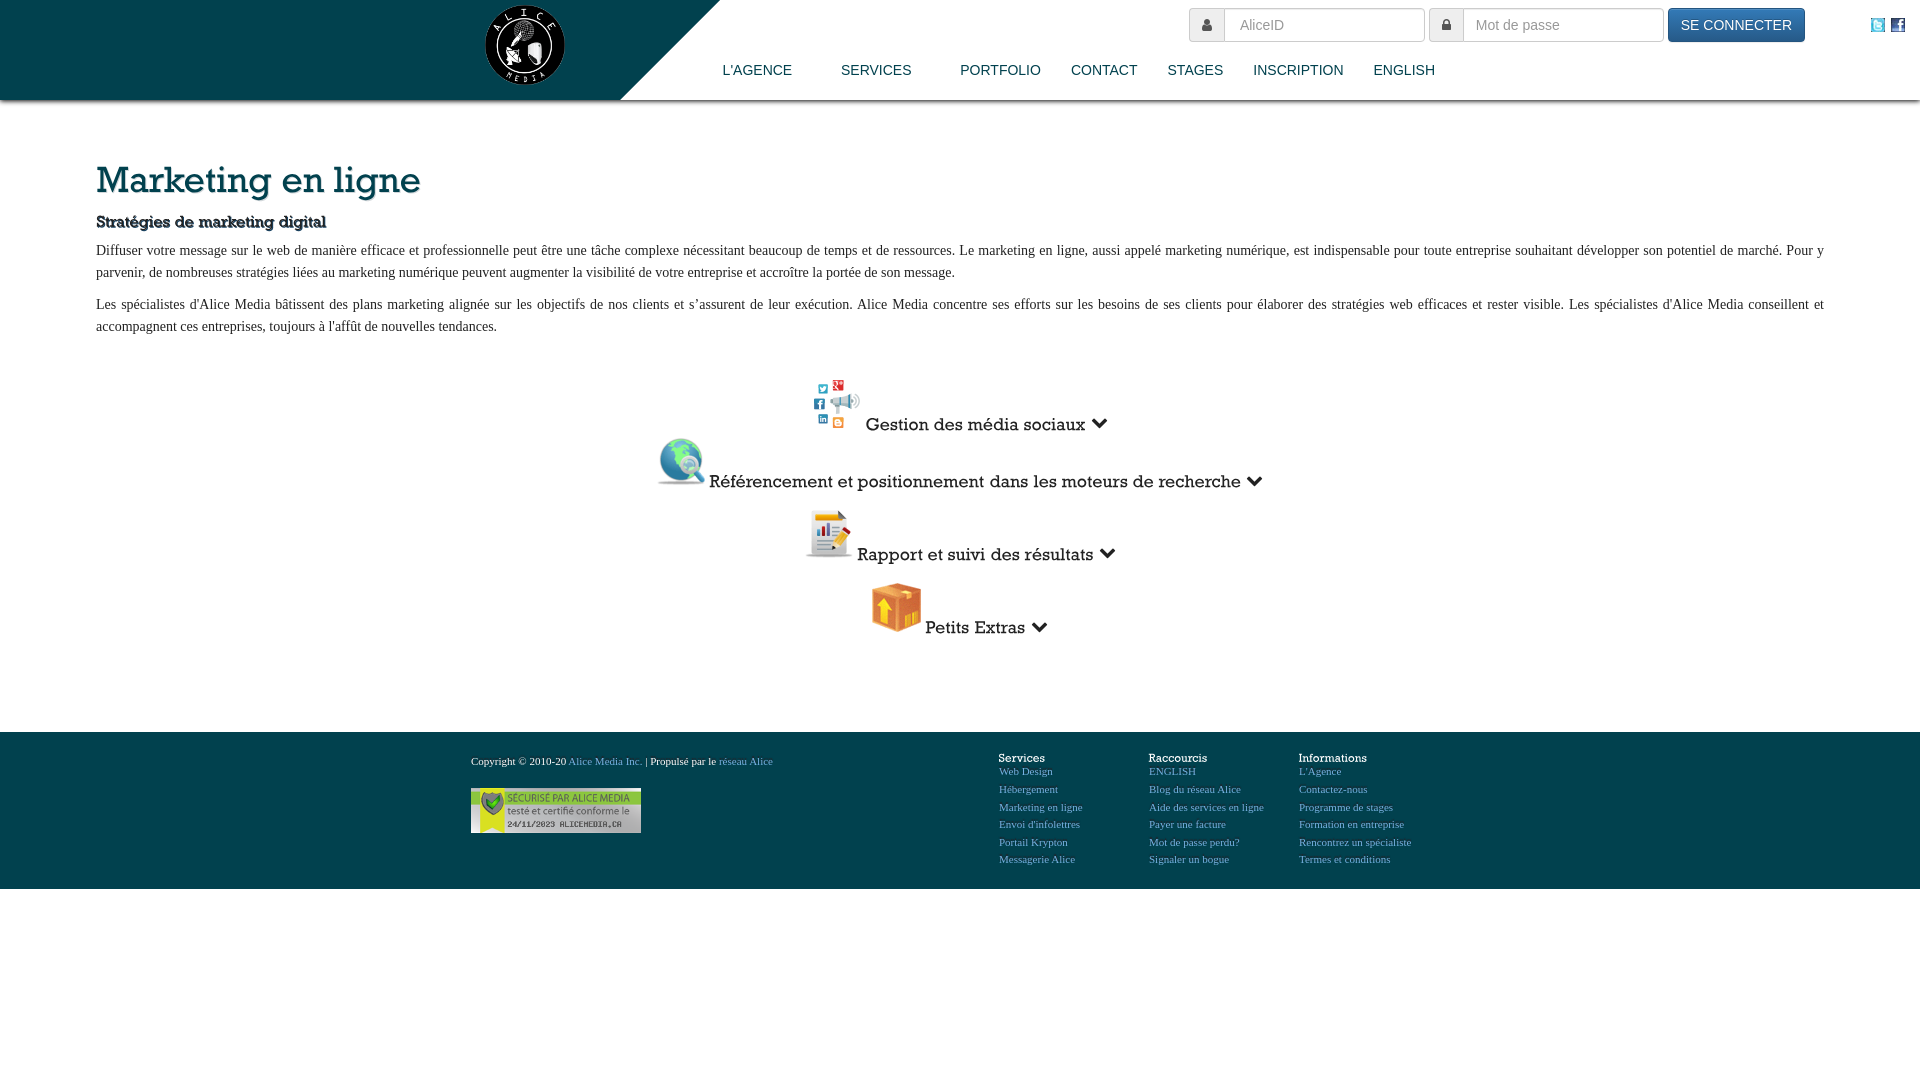 Image resolution: width=1920 pixels, height=1080 pixels. What do you see at coordinates (1000, 68) in the screenshot?
I see `'PORTFOLIO'` at bounding box center [1000, 68].